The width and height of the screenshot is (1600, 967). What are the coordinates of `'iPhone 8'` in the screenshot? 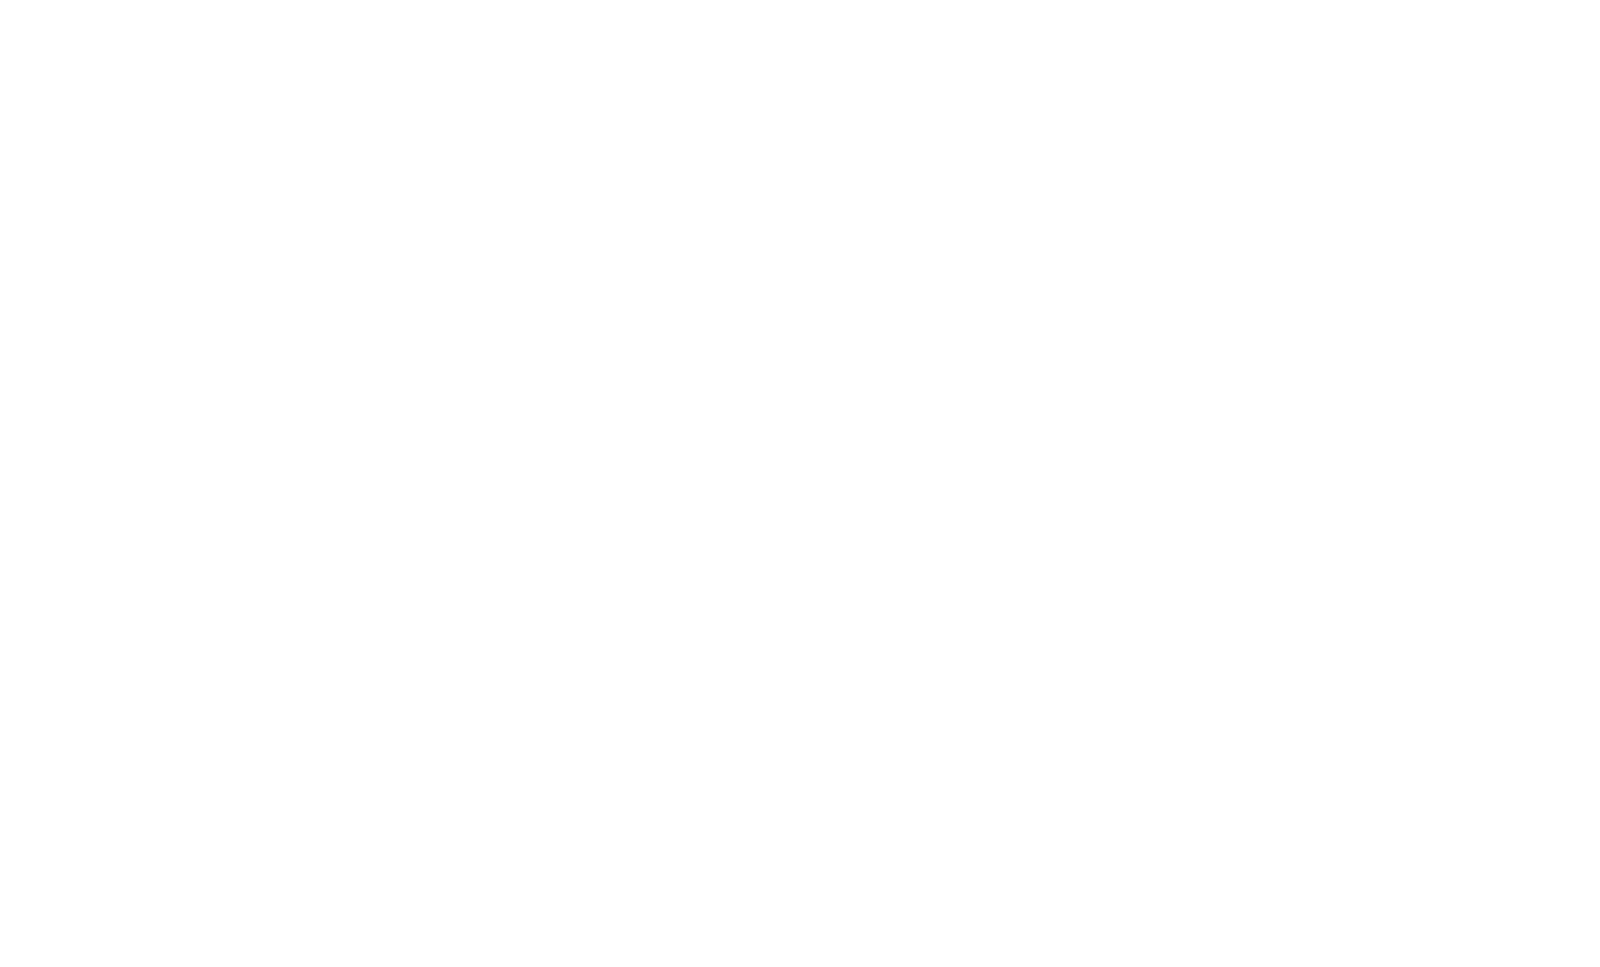 It's located at (506, 72).